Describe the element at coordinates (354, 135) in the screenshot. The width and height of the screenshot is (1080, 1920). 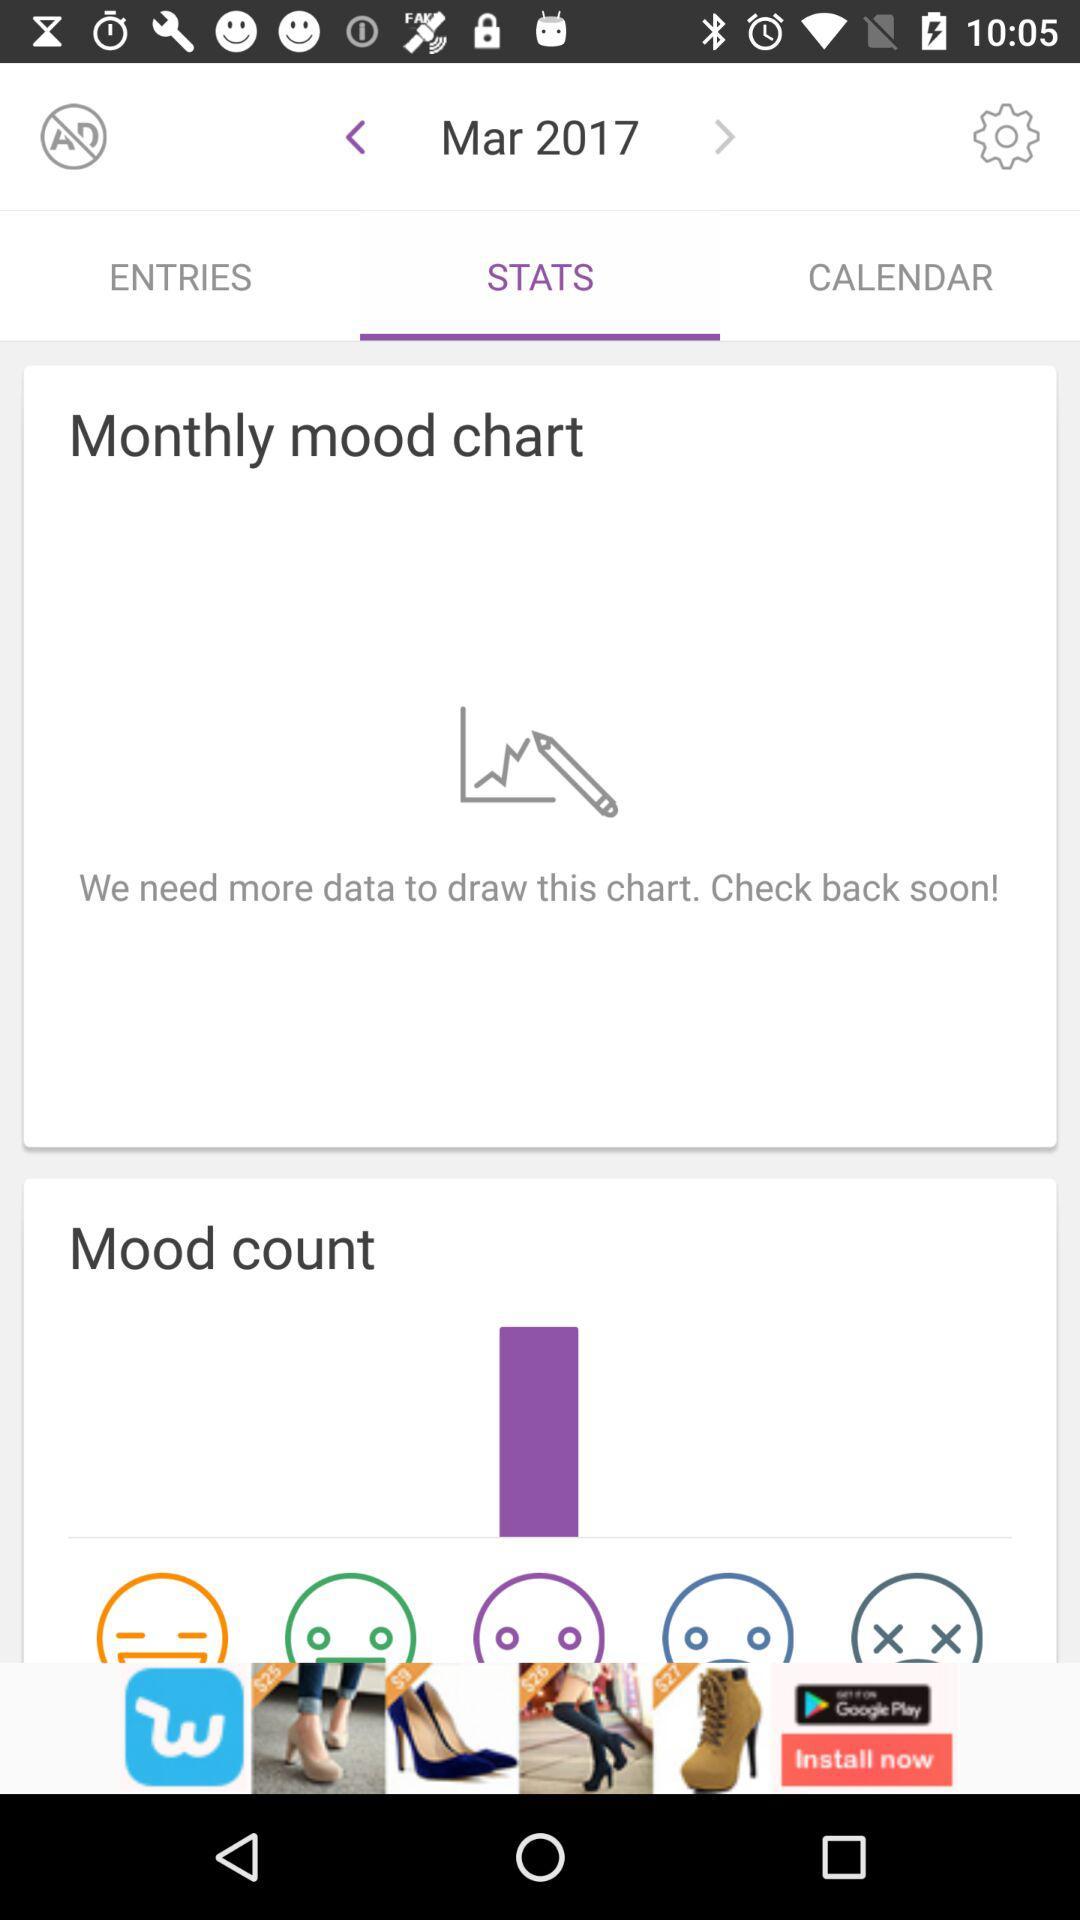
I see `backword to option` at that location.